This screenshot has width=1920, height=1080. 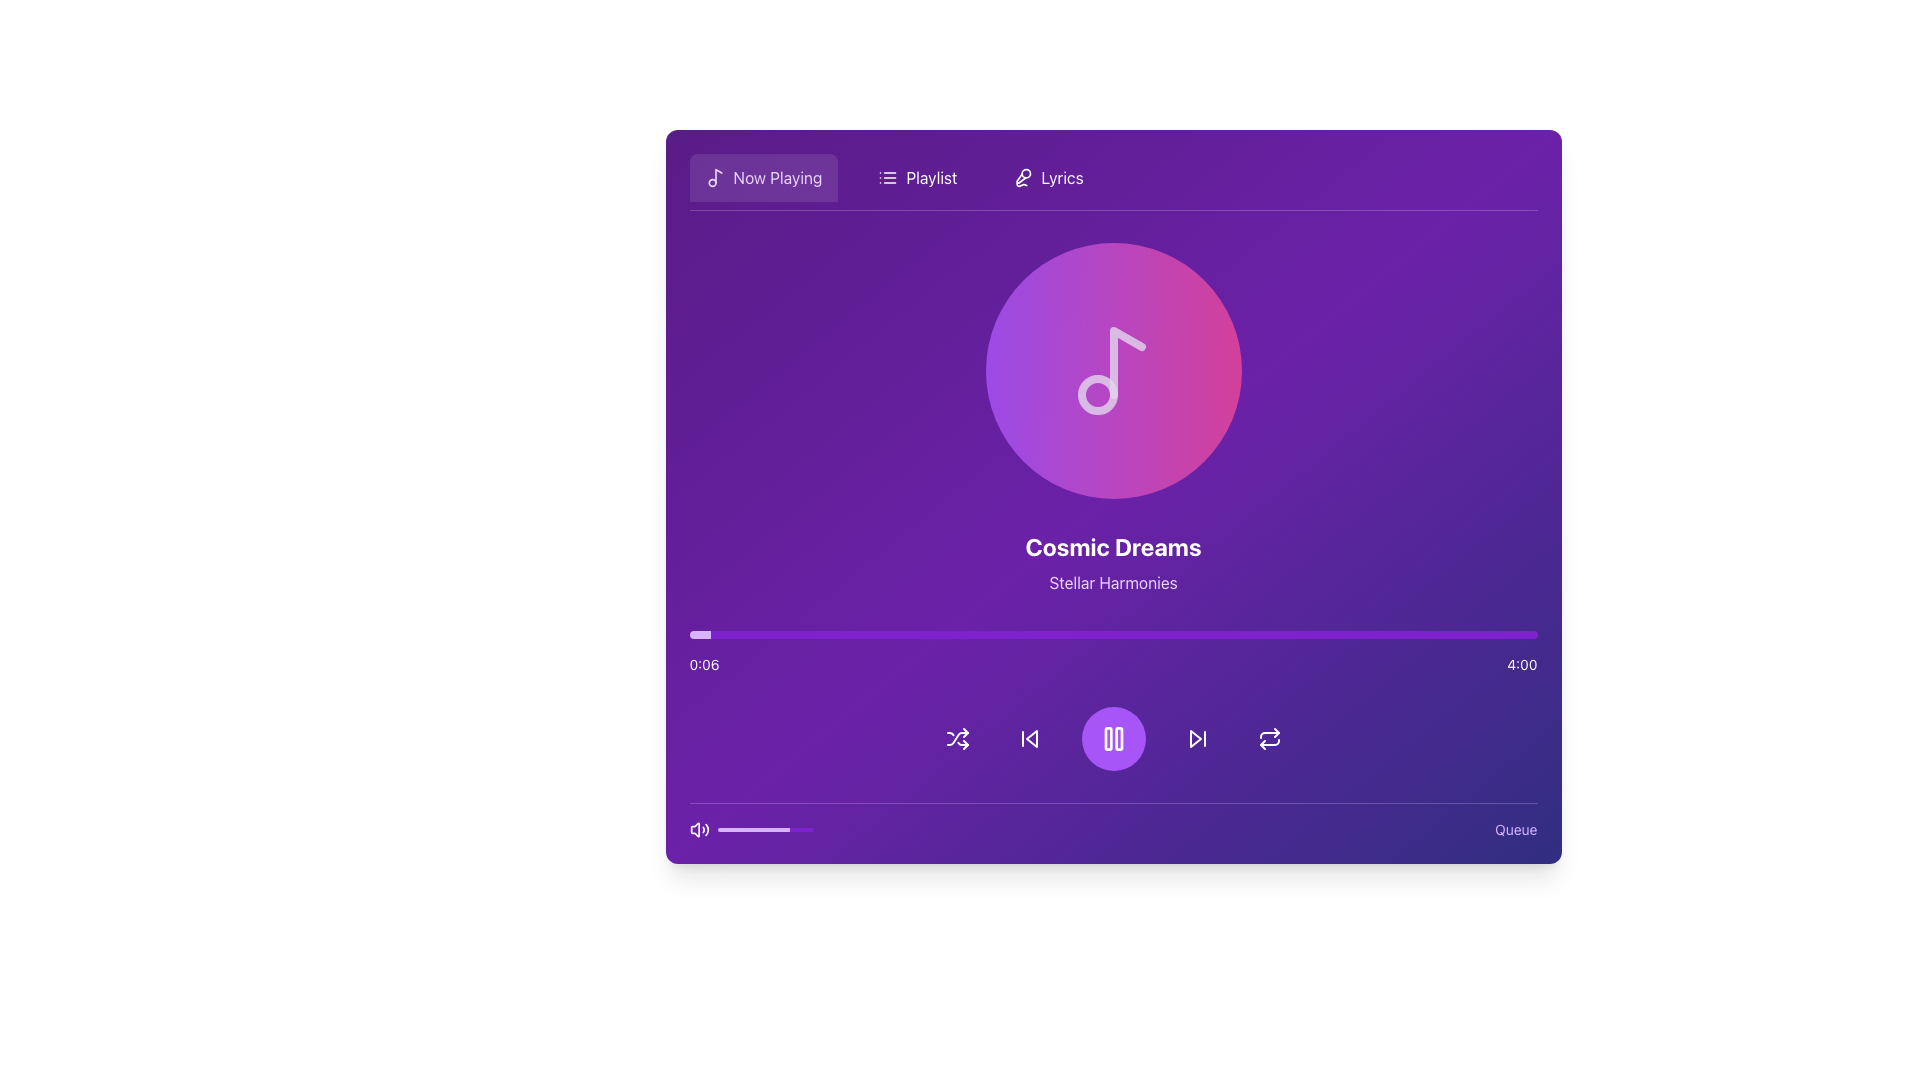 What do you see at coordinates (1195, 739) in the screenshot?
I see `the 'skip forward' icon in the bottom control panel` at bounding box center [1195, 739].